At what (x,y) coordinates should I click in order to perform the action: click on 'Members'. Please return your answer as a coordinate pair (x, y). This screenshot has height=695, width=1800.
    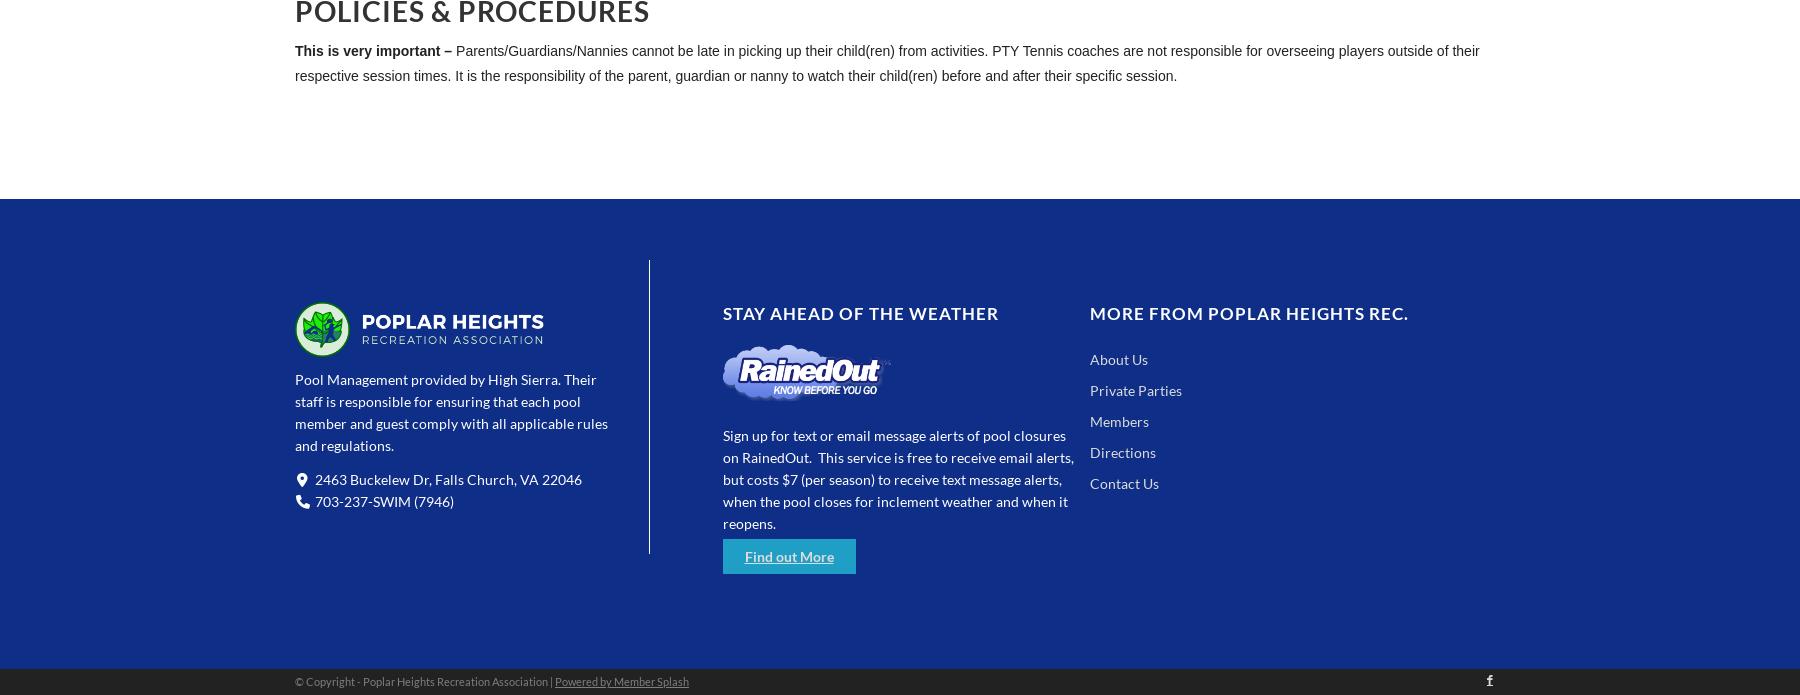
    Looking at the image, I should click on (1089, 421).